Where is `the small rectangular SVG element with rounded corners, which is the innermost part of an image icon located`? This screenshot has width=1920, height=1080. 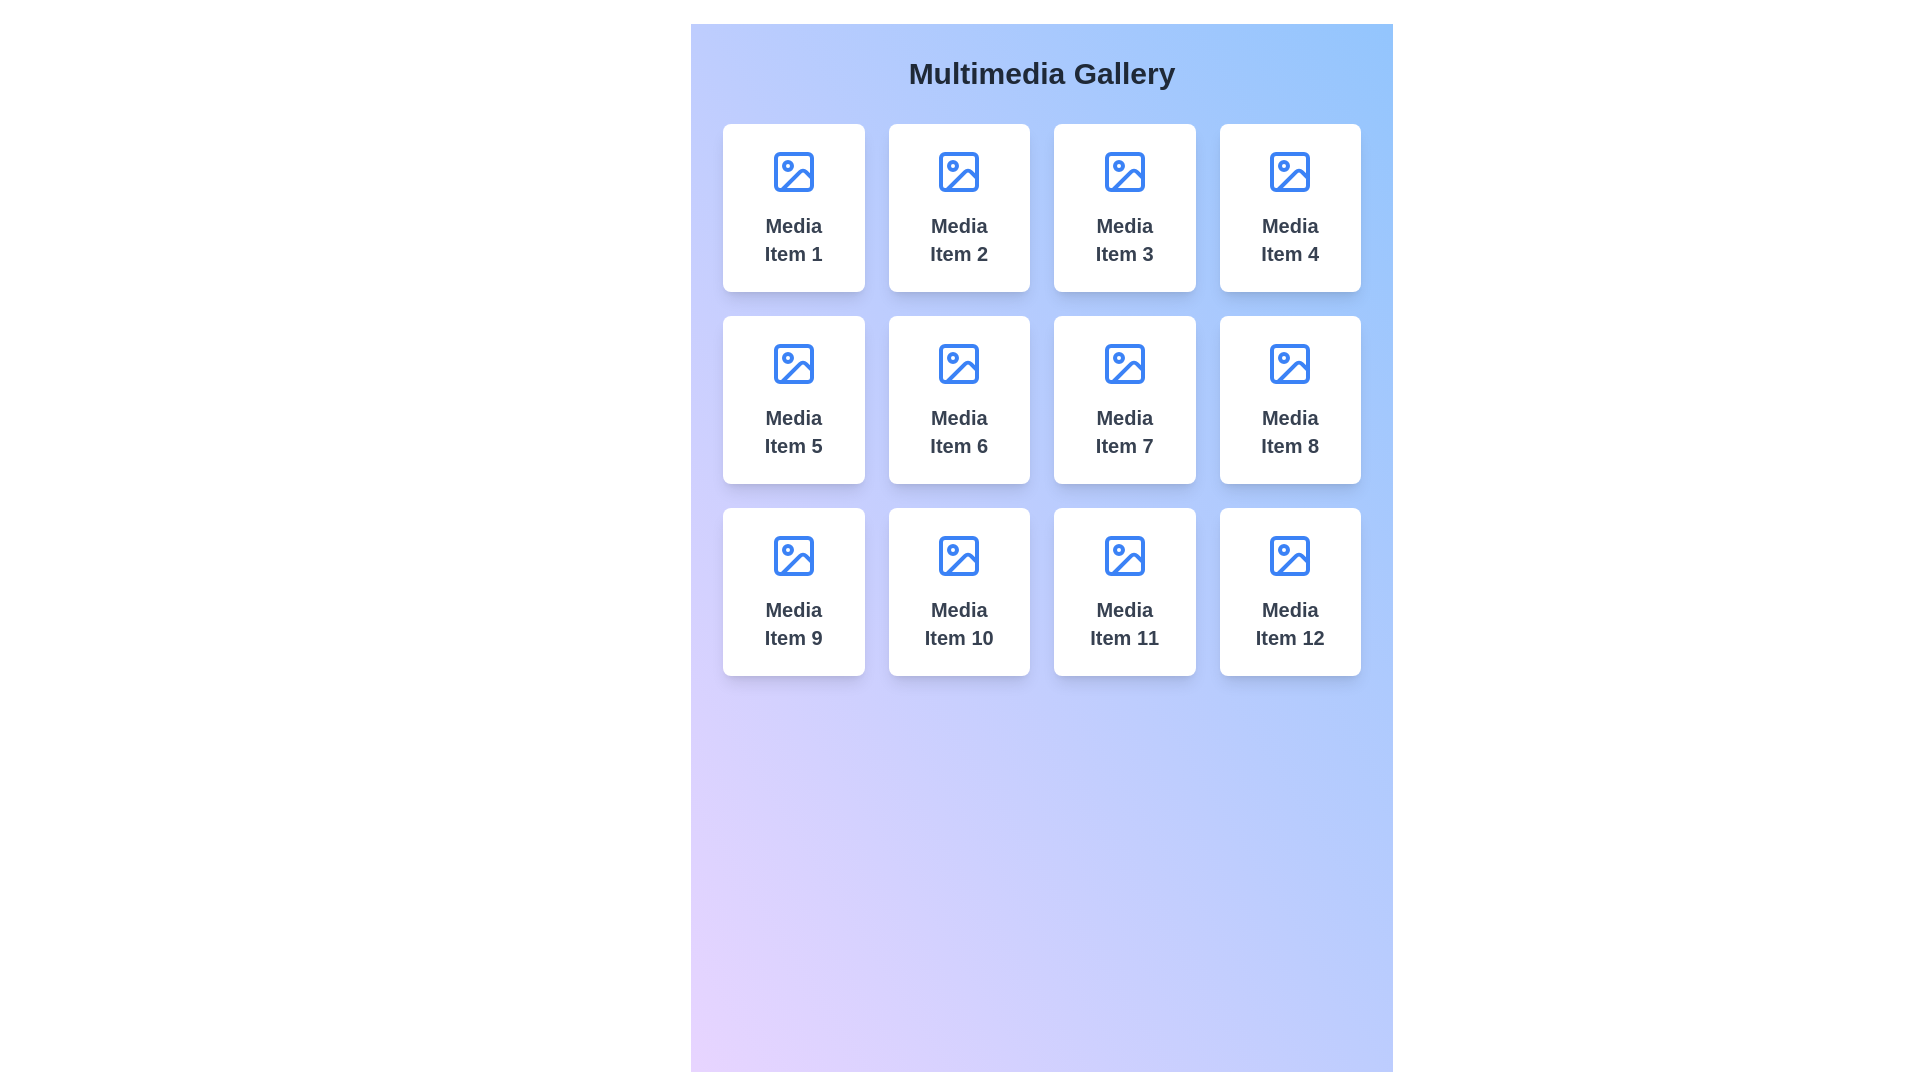 the small rectangular SVG element with rounded corners, which is the innermost part of an image icon located is located at coordinates (1124, 171).